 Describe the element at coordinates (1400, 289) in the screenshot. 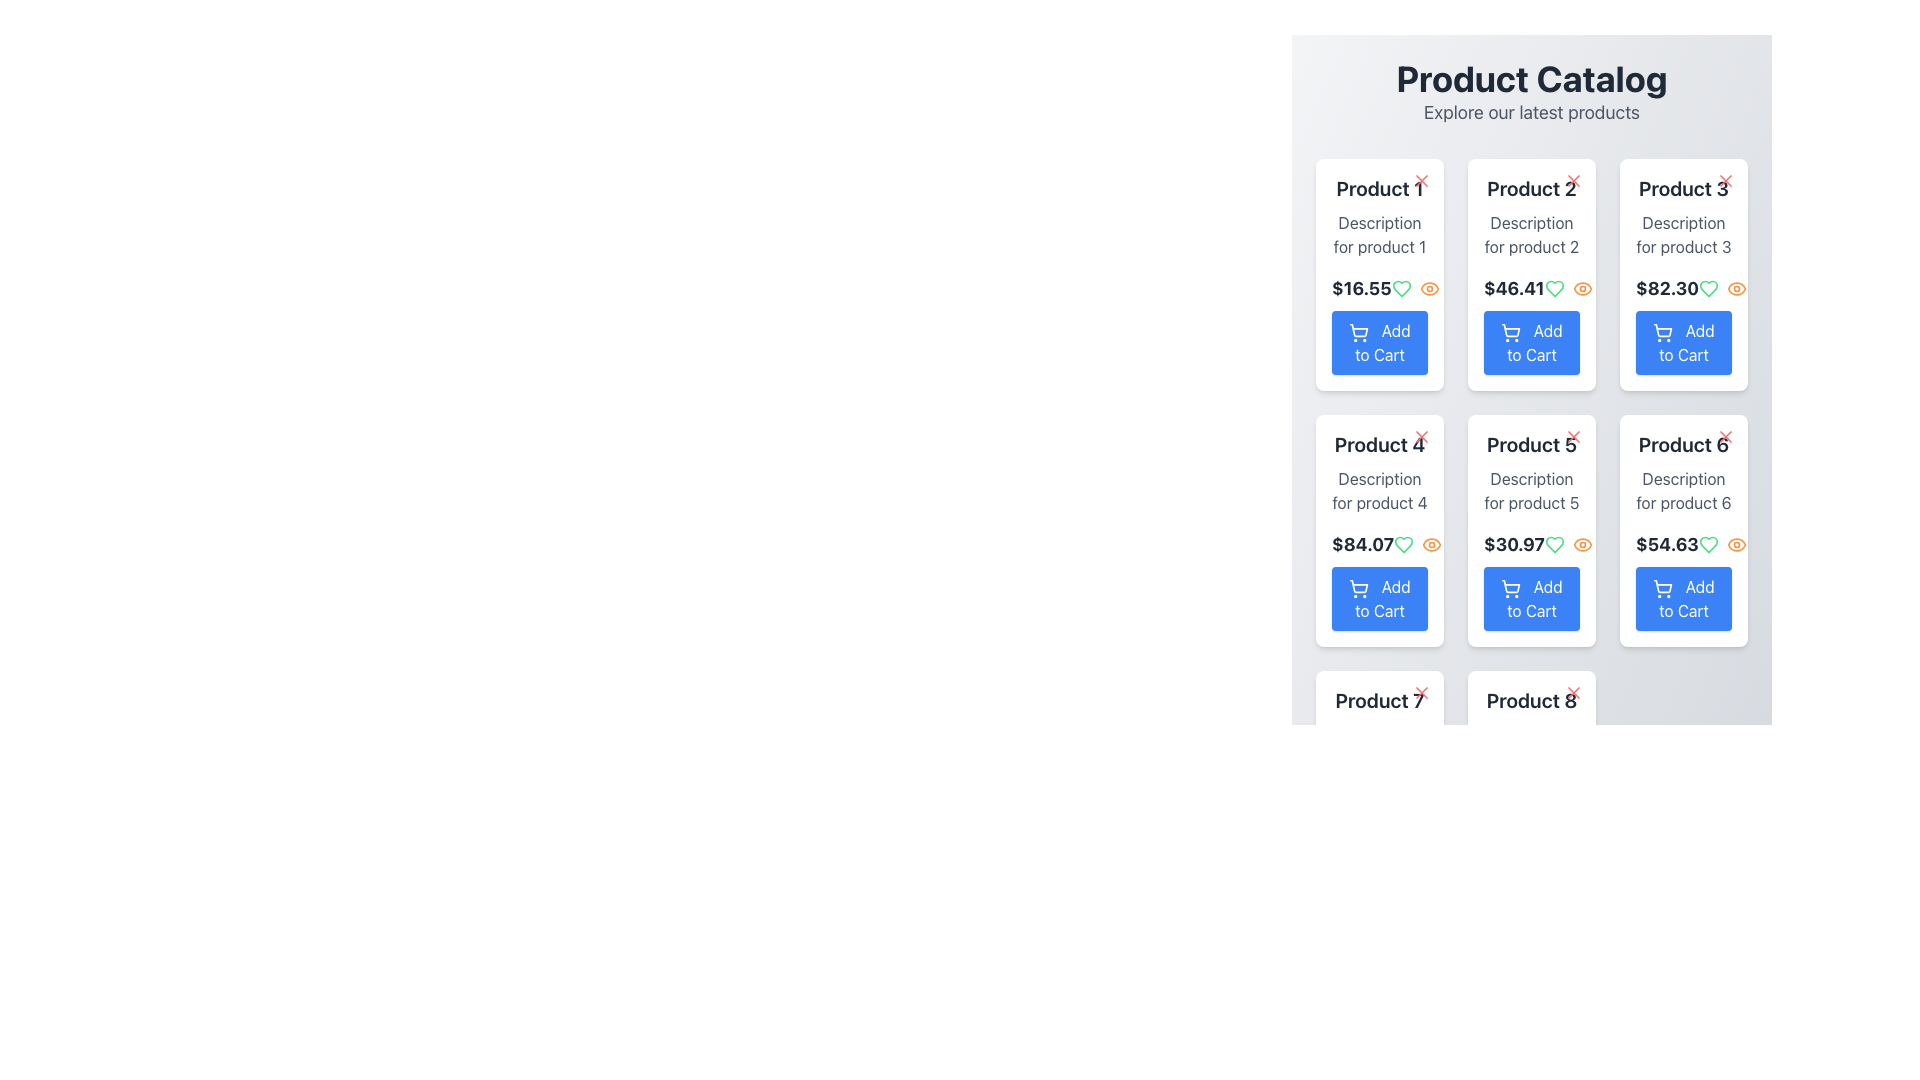

I see `the heart-shaped icon with a green outline located below the price label ($16.55) of the first product in the catalog` at that location.